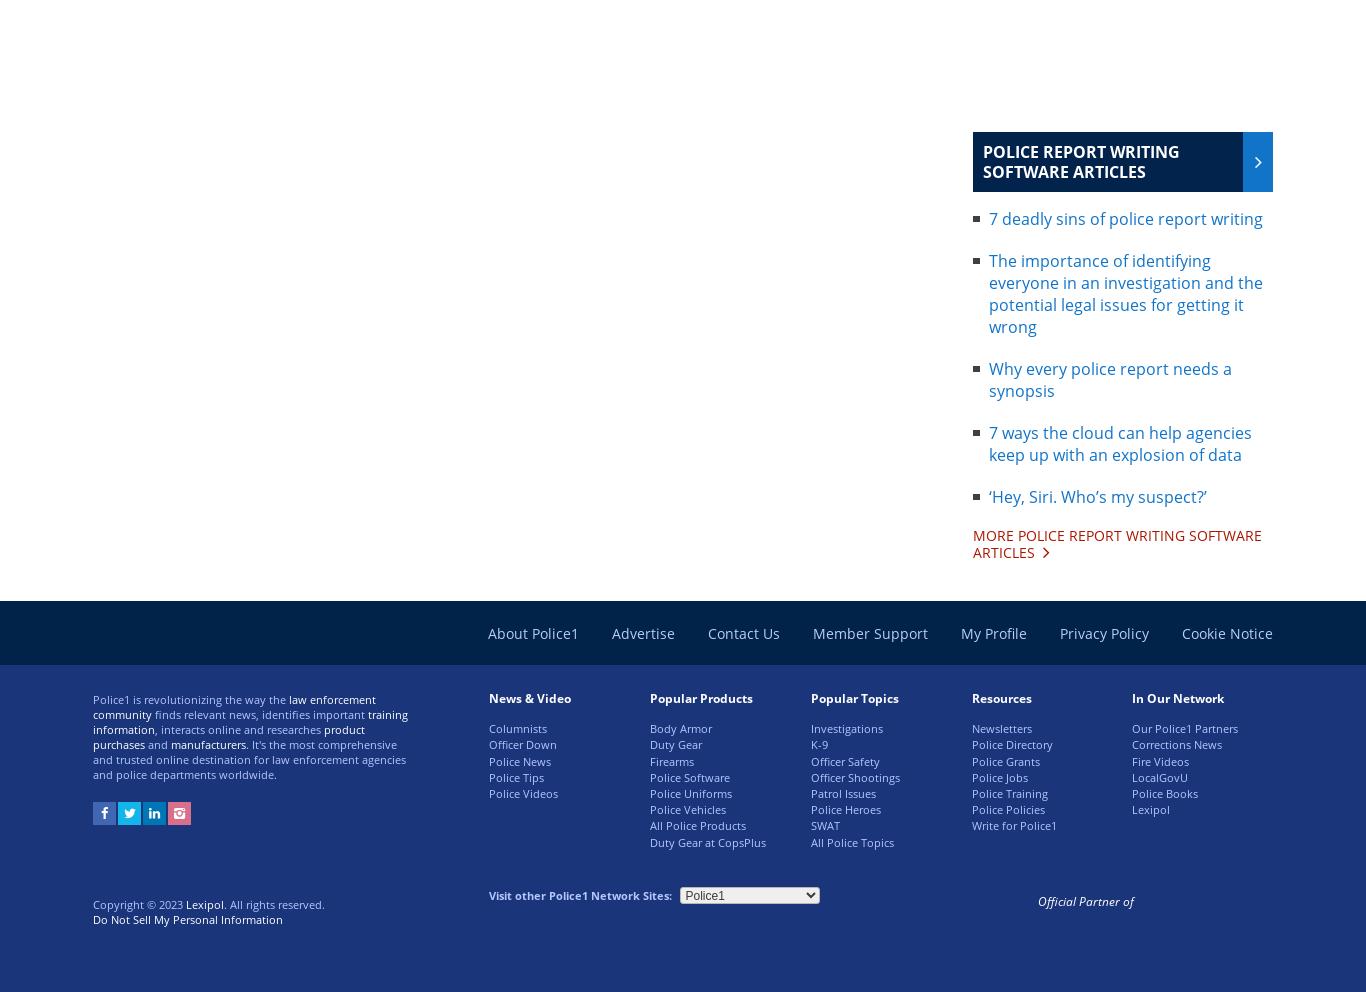  What do you see at coordinates (1176, 744) in the screenshot?
I see `'Corrections News'` at bounding box center [1176, 744].